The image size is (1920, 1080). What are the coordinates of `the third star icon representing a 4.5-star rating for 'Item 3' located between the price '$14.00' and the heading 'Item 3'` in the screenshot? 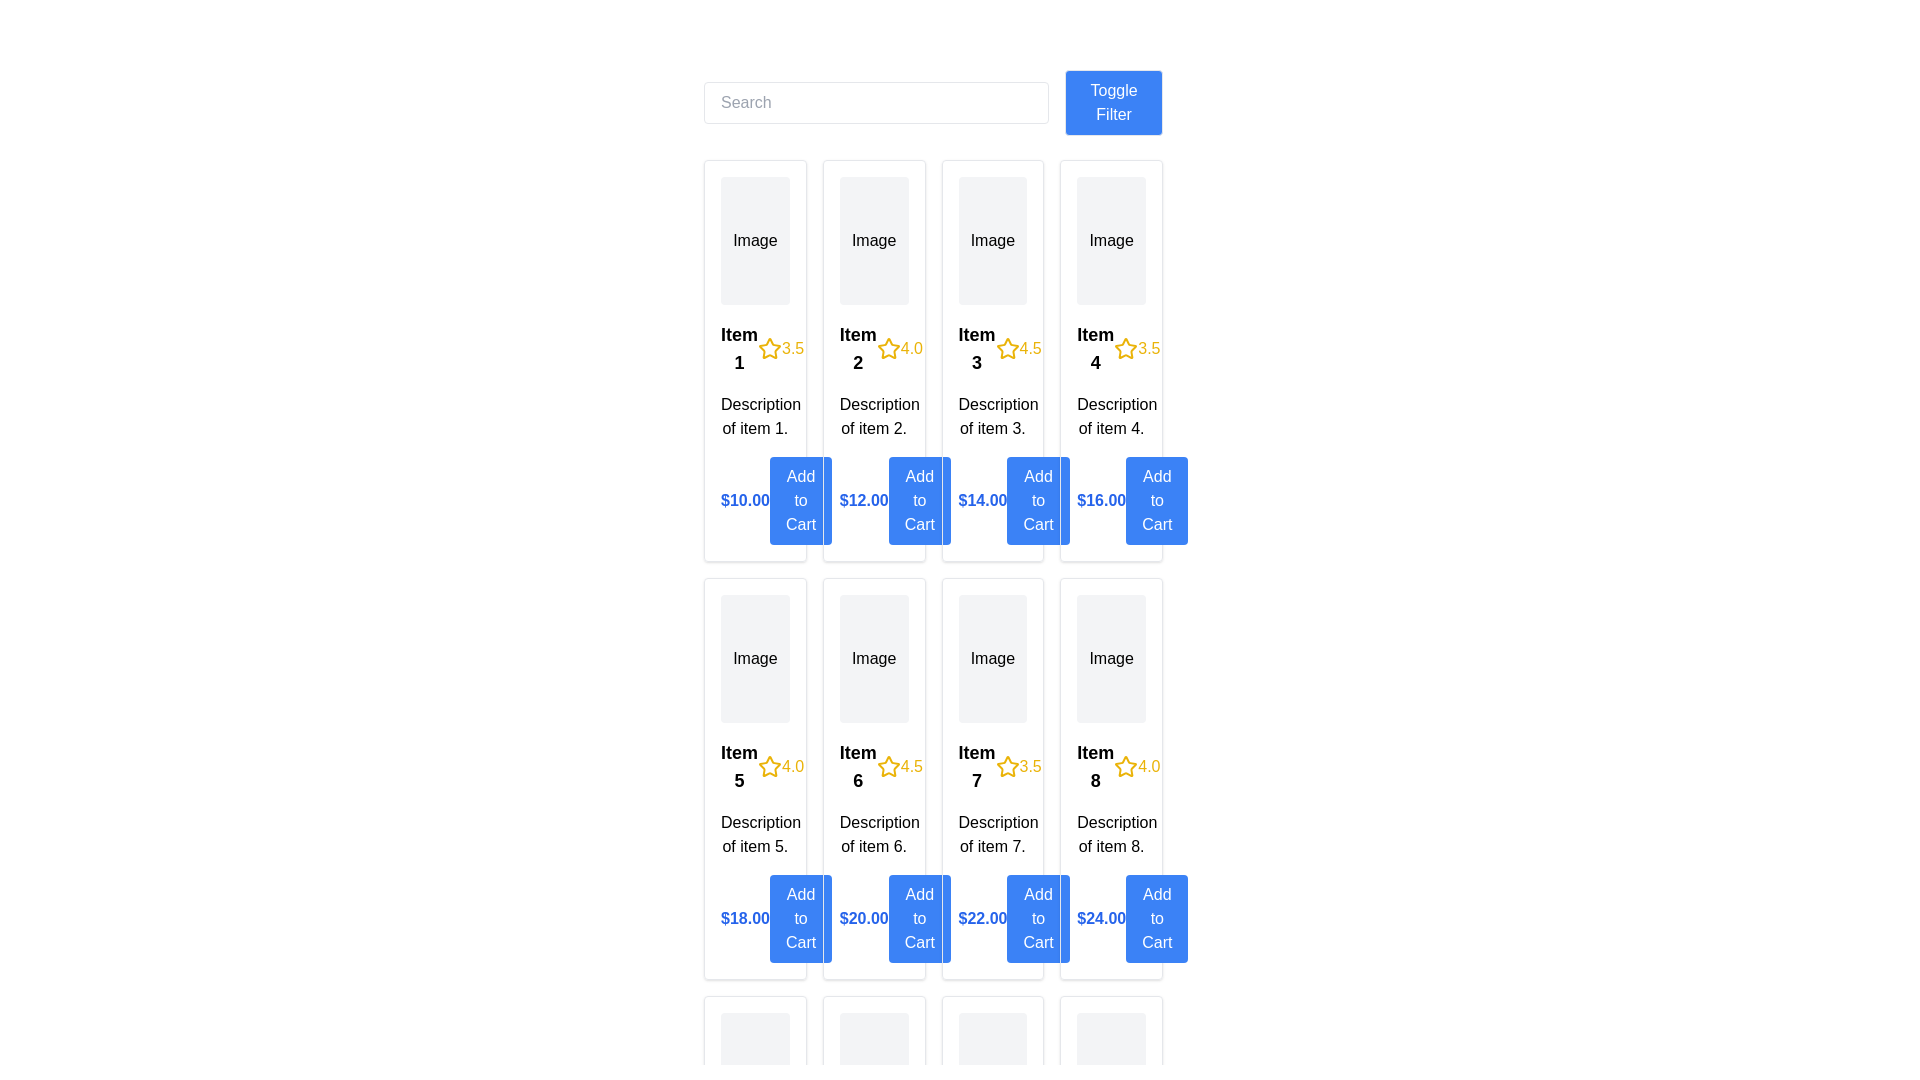 It's located at (1007, 347).